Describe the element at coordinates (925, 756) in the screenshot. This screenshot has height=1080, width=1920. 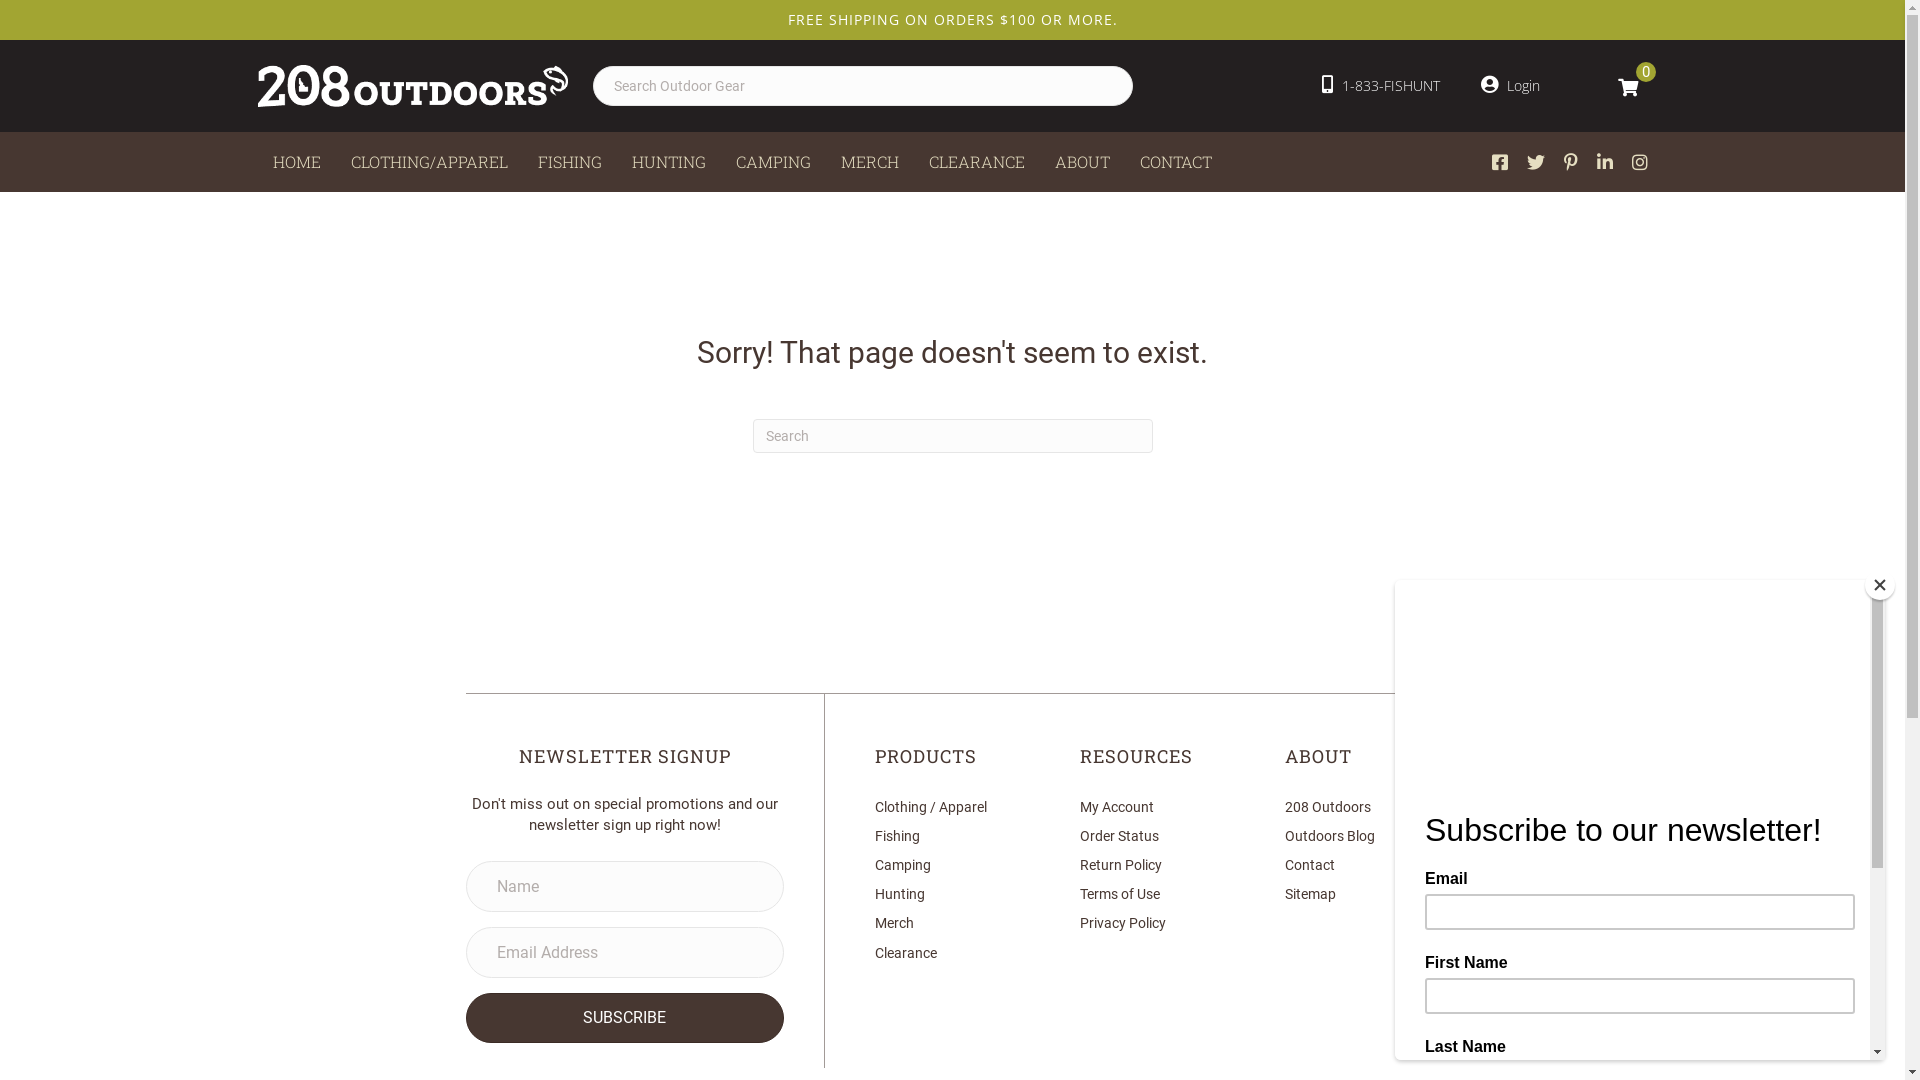
I see `'PRODUCTS'` at that location.